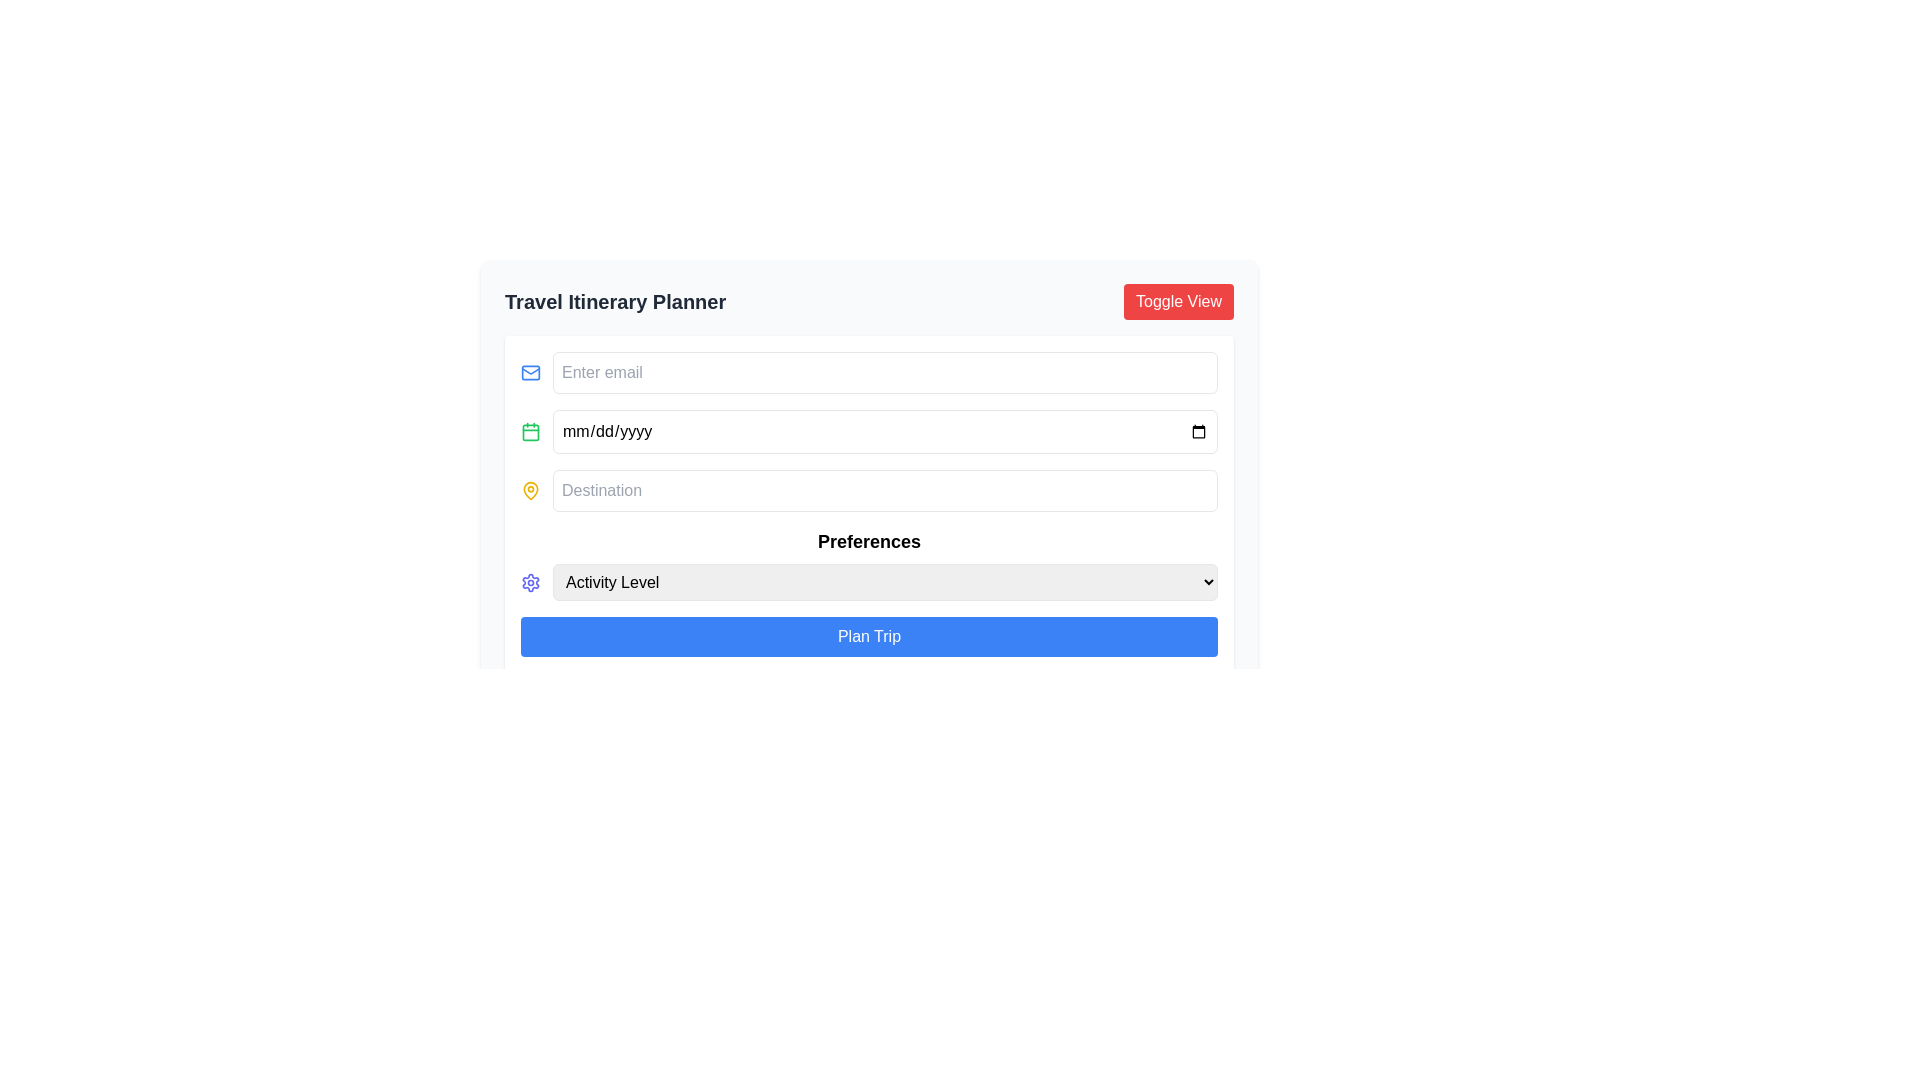 The height and width of the screenshot is (1080, 1920). Describe the element at coordinates (531, 373) in the screenshot. I see `the blue-colored email icon, which is located at the upper left corner of the input field labeled 'Enter email'` at that location.